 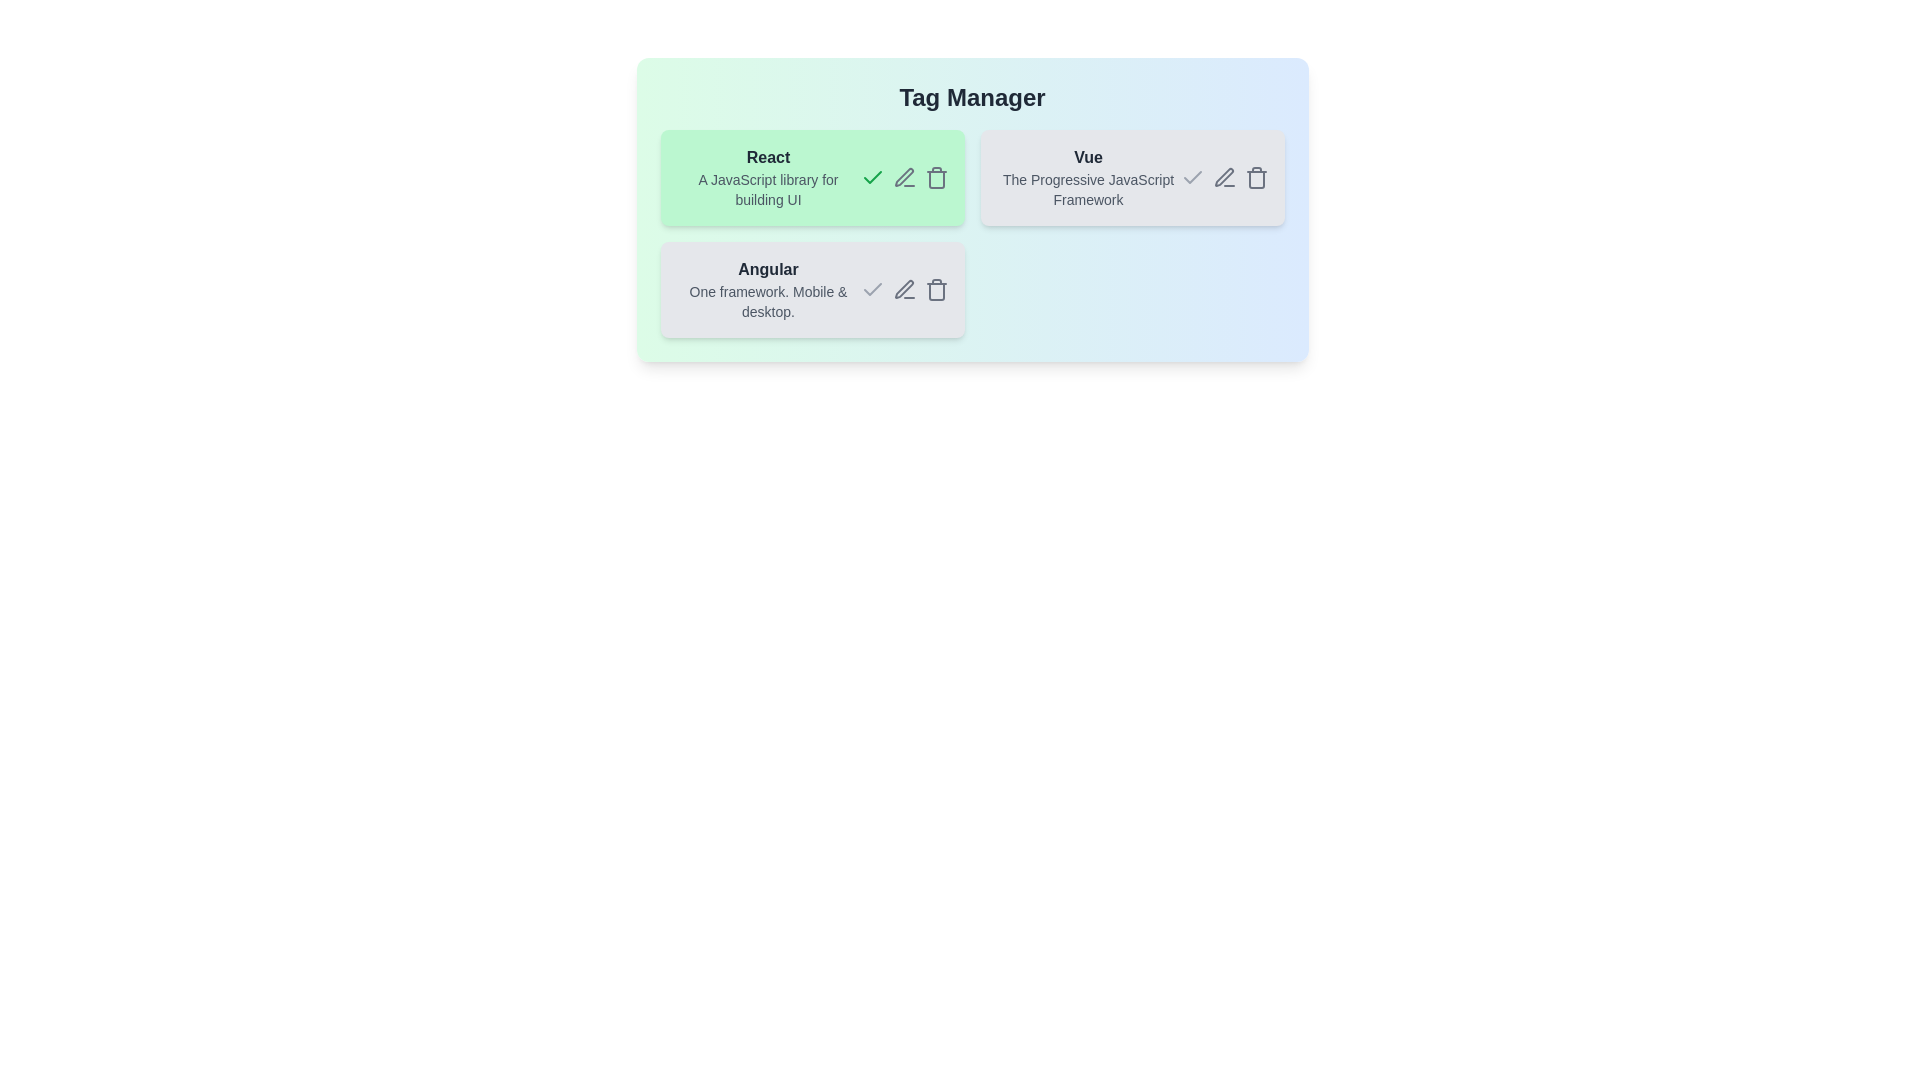 What do you see at coordinates (1087, 176) in the screenshot?
I see `the tag Vue to observe its interactive effects` at bounding box center [1087, 176].